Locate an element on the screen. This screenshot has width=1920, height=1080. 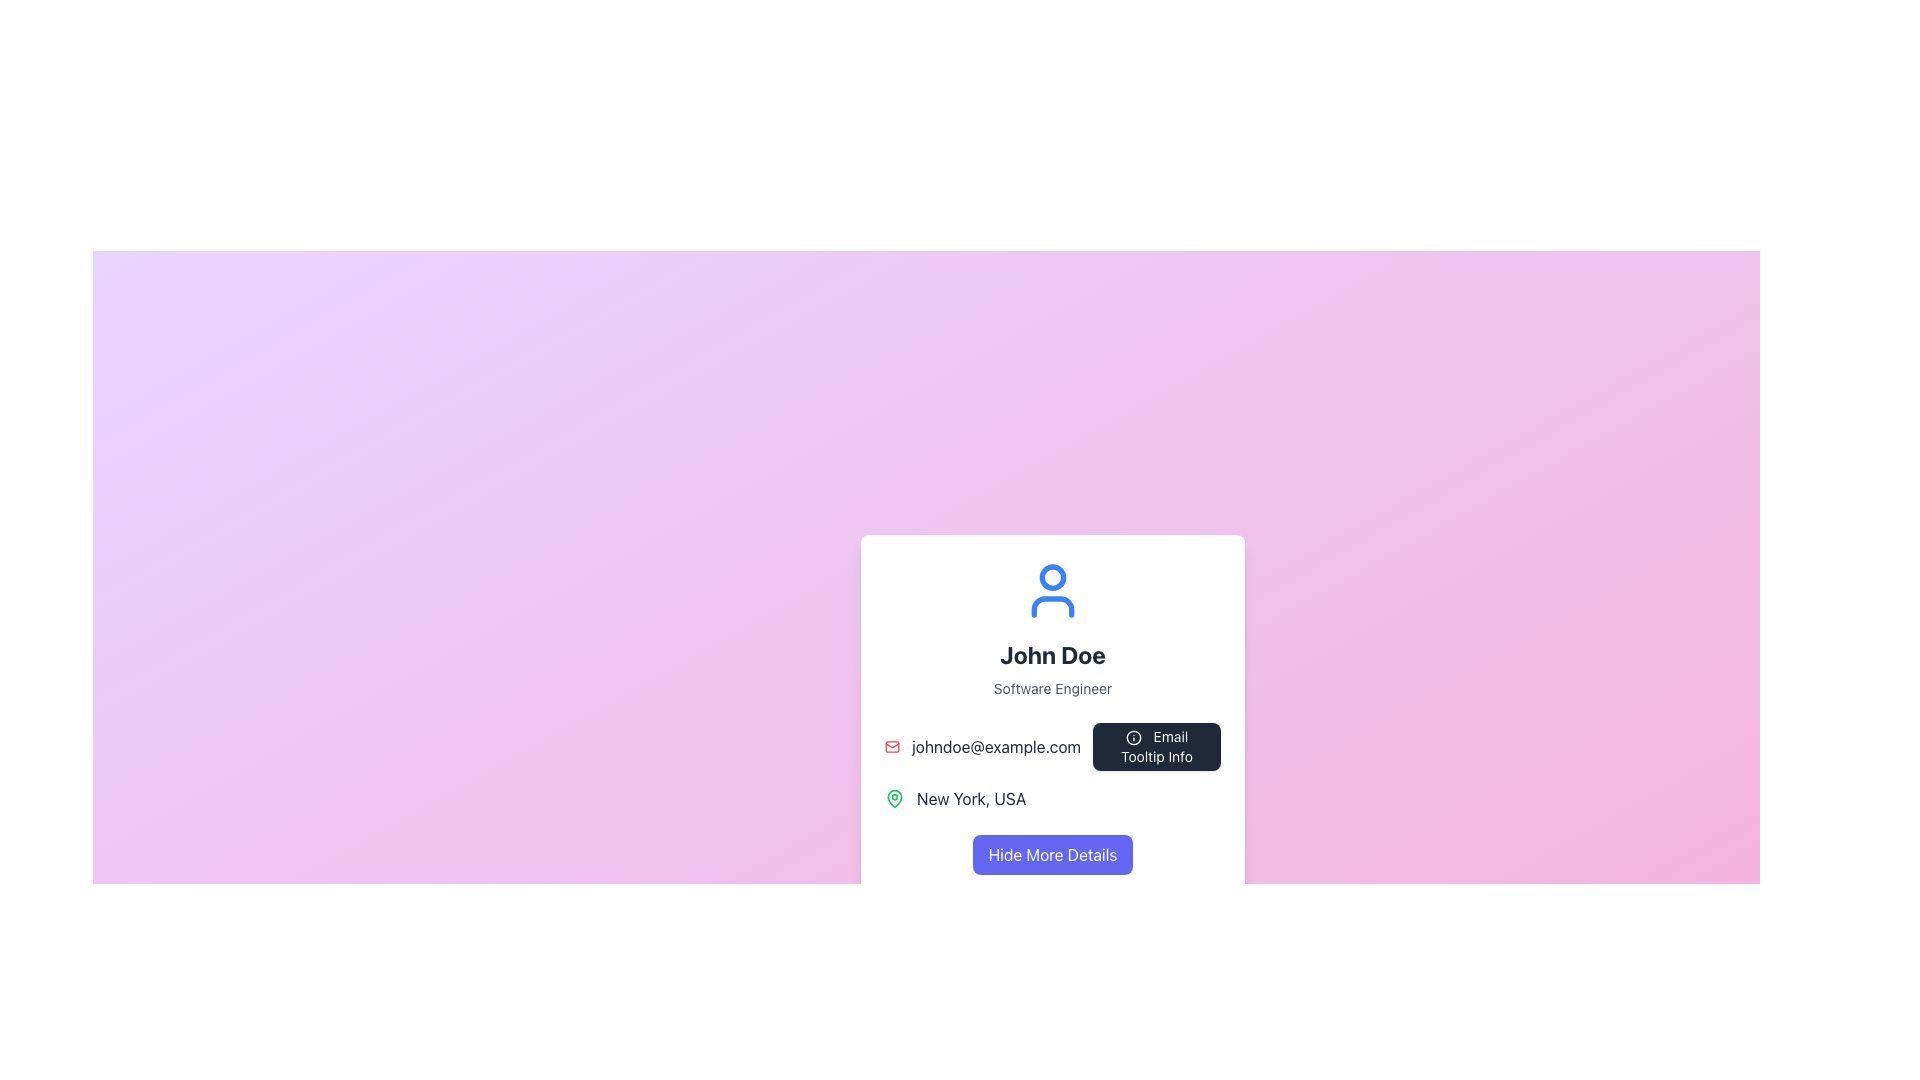
the email address text in the informational row located below 'John Doe' and above 'New York, USA' to copy it is located at coordinates (1051, 747).